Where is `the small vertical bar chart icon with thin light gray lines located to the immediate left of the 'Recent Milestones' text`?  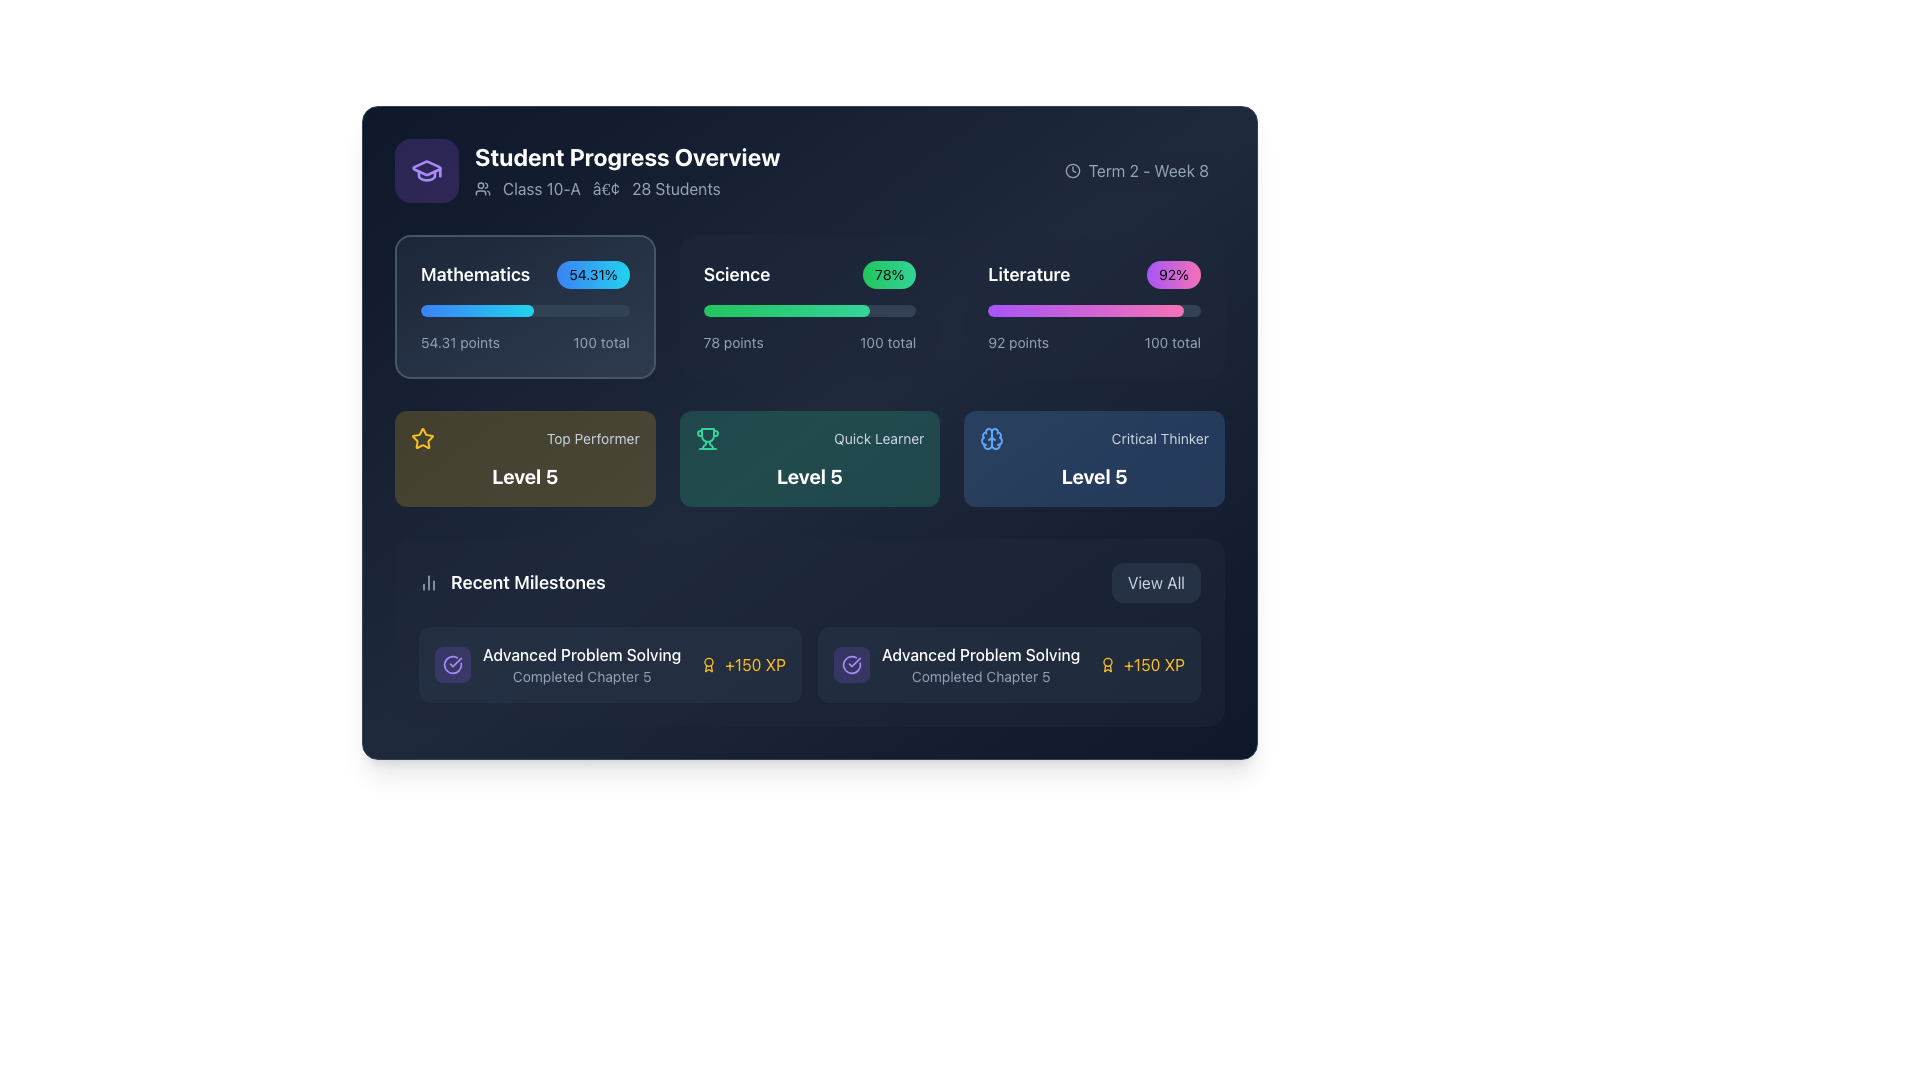 the small vertical bar chart icon with thin light gray lines located to the immediate left of the 'Recent Milestones' text is located at coordinates (427, 582).